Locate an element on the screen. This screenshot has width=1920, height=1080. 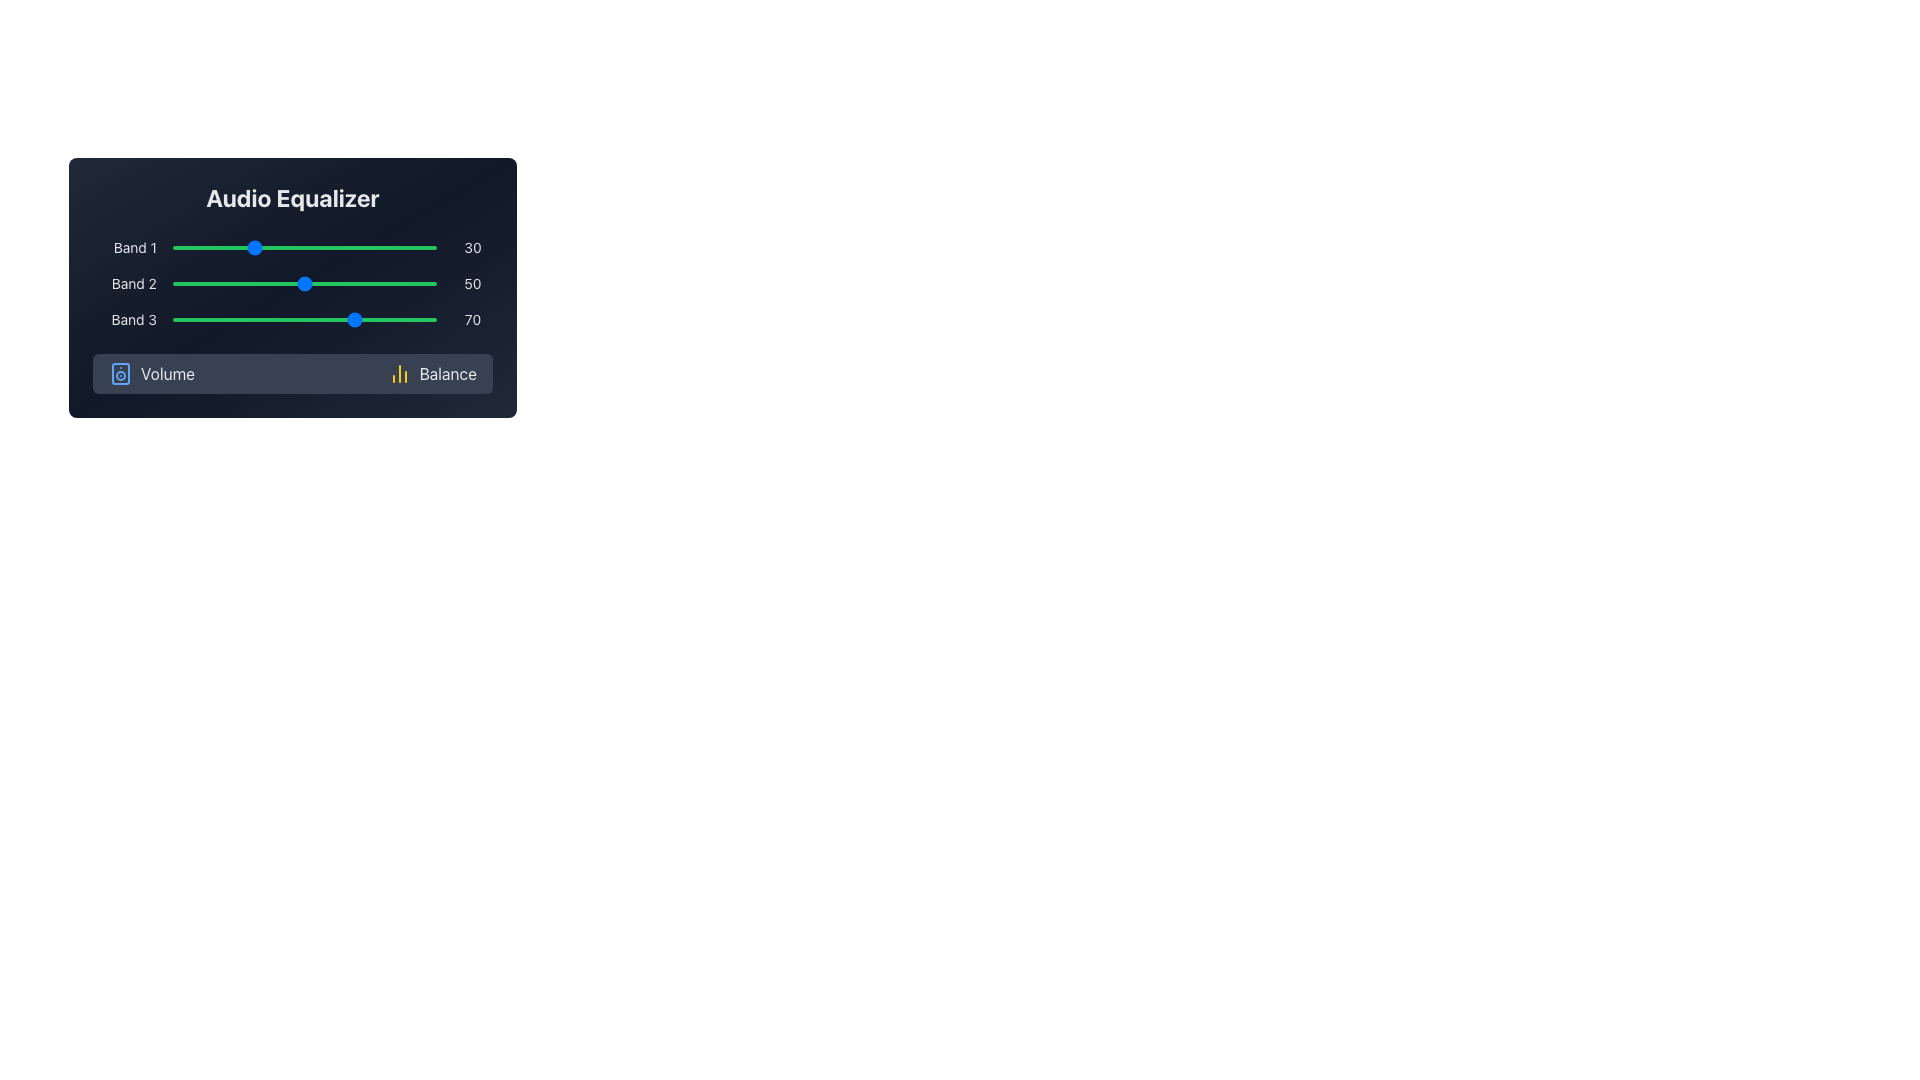
Band 3 is located at coordinates (311, 319).